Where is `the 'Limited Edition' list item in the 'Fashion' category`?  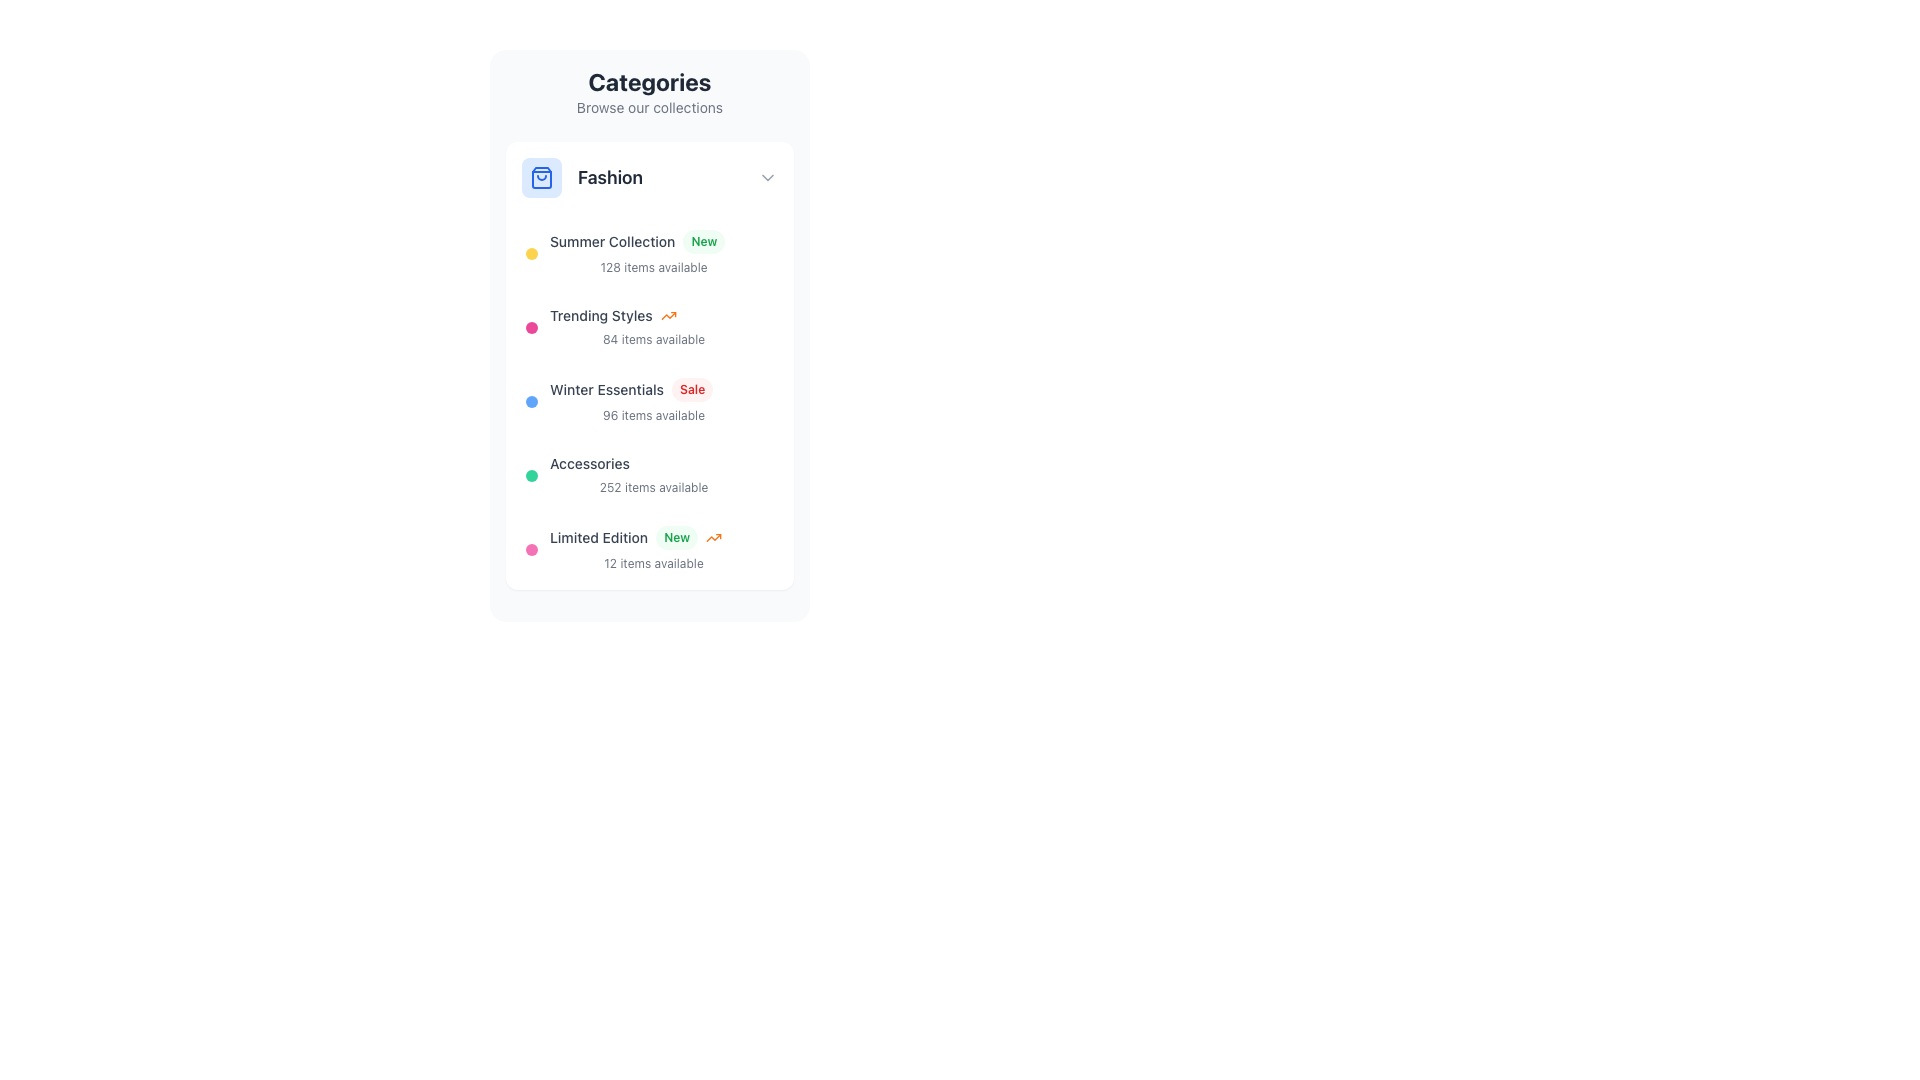
the 'Limited Edition' list item in the 'Fashion' category is located at coordinates (649, 550).